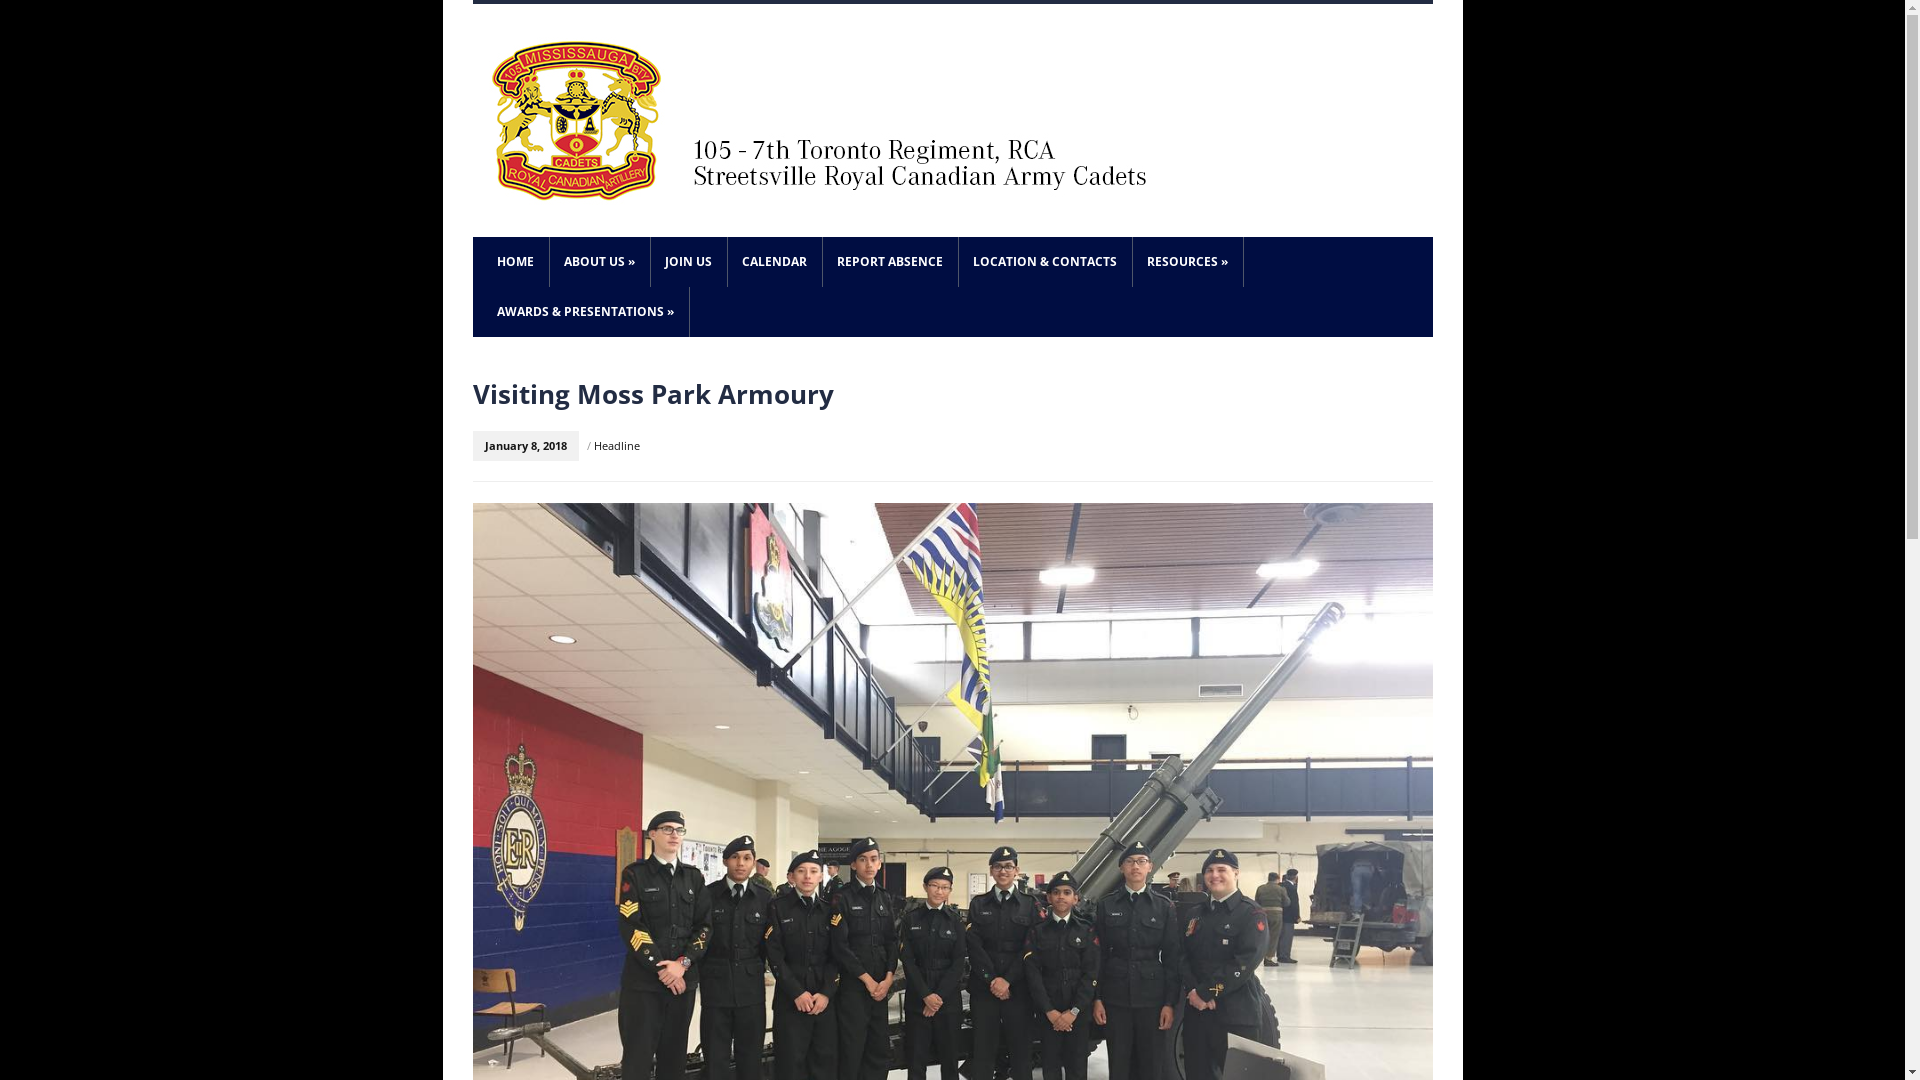  What do you see at coordinates (687, 261) in the screenshot?
I see `'JOIN US'` at bounding box center [687, 261].